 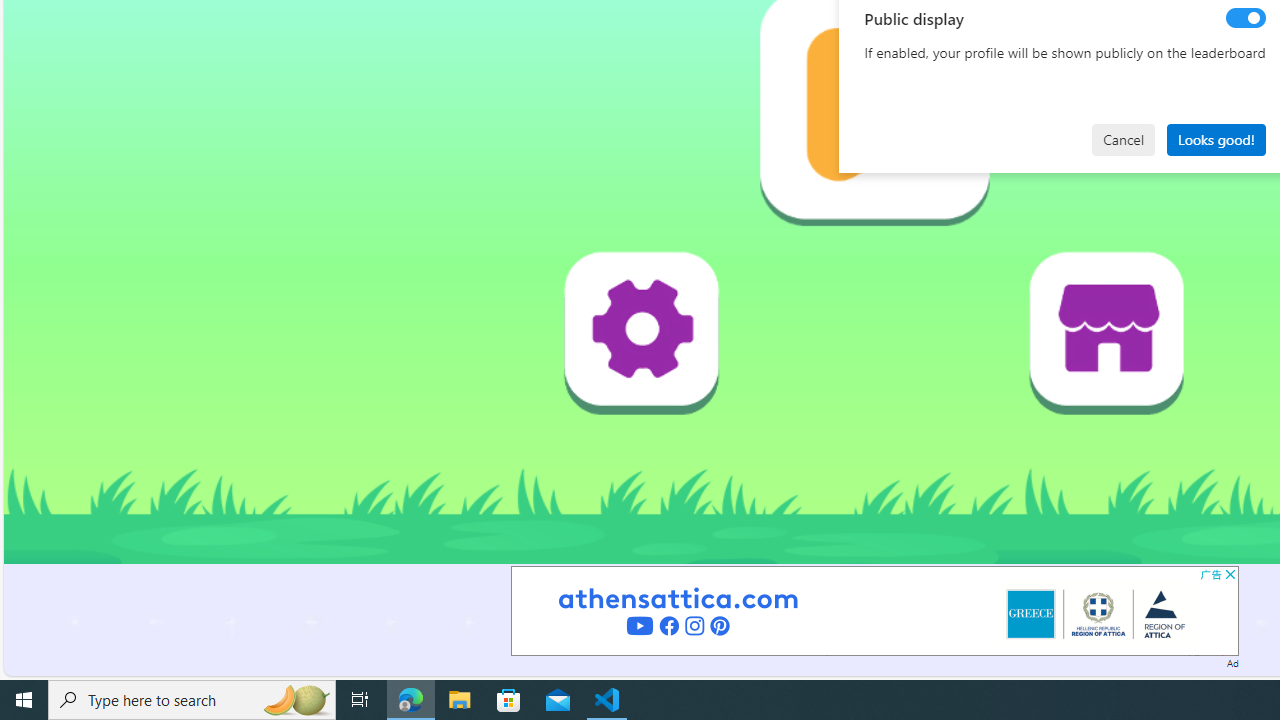 What do you see at coordinates (359, 698) in the screenshot?
I see `'Task View'` at bounding box center [359, 698].